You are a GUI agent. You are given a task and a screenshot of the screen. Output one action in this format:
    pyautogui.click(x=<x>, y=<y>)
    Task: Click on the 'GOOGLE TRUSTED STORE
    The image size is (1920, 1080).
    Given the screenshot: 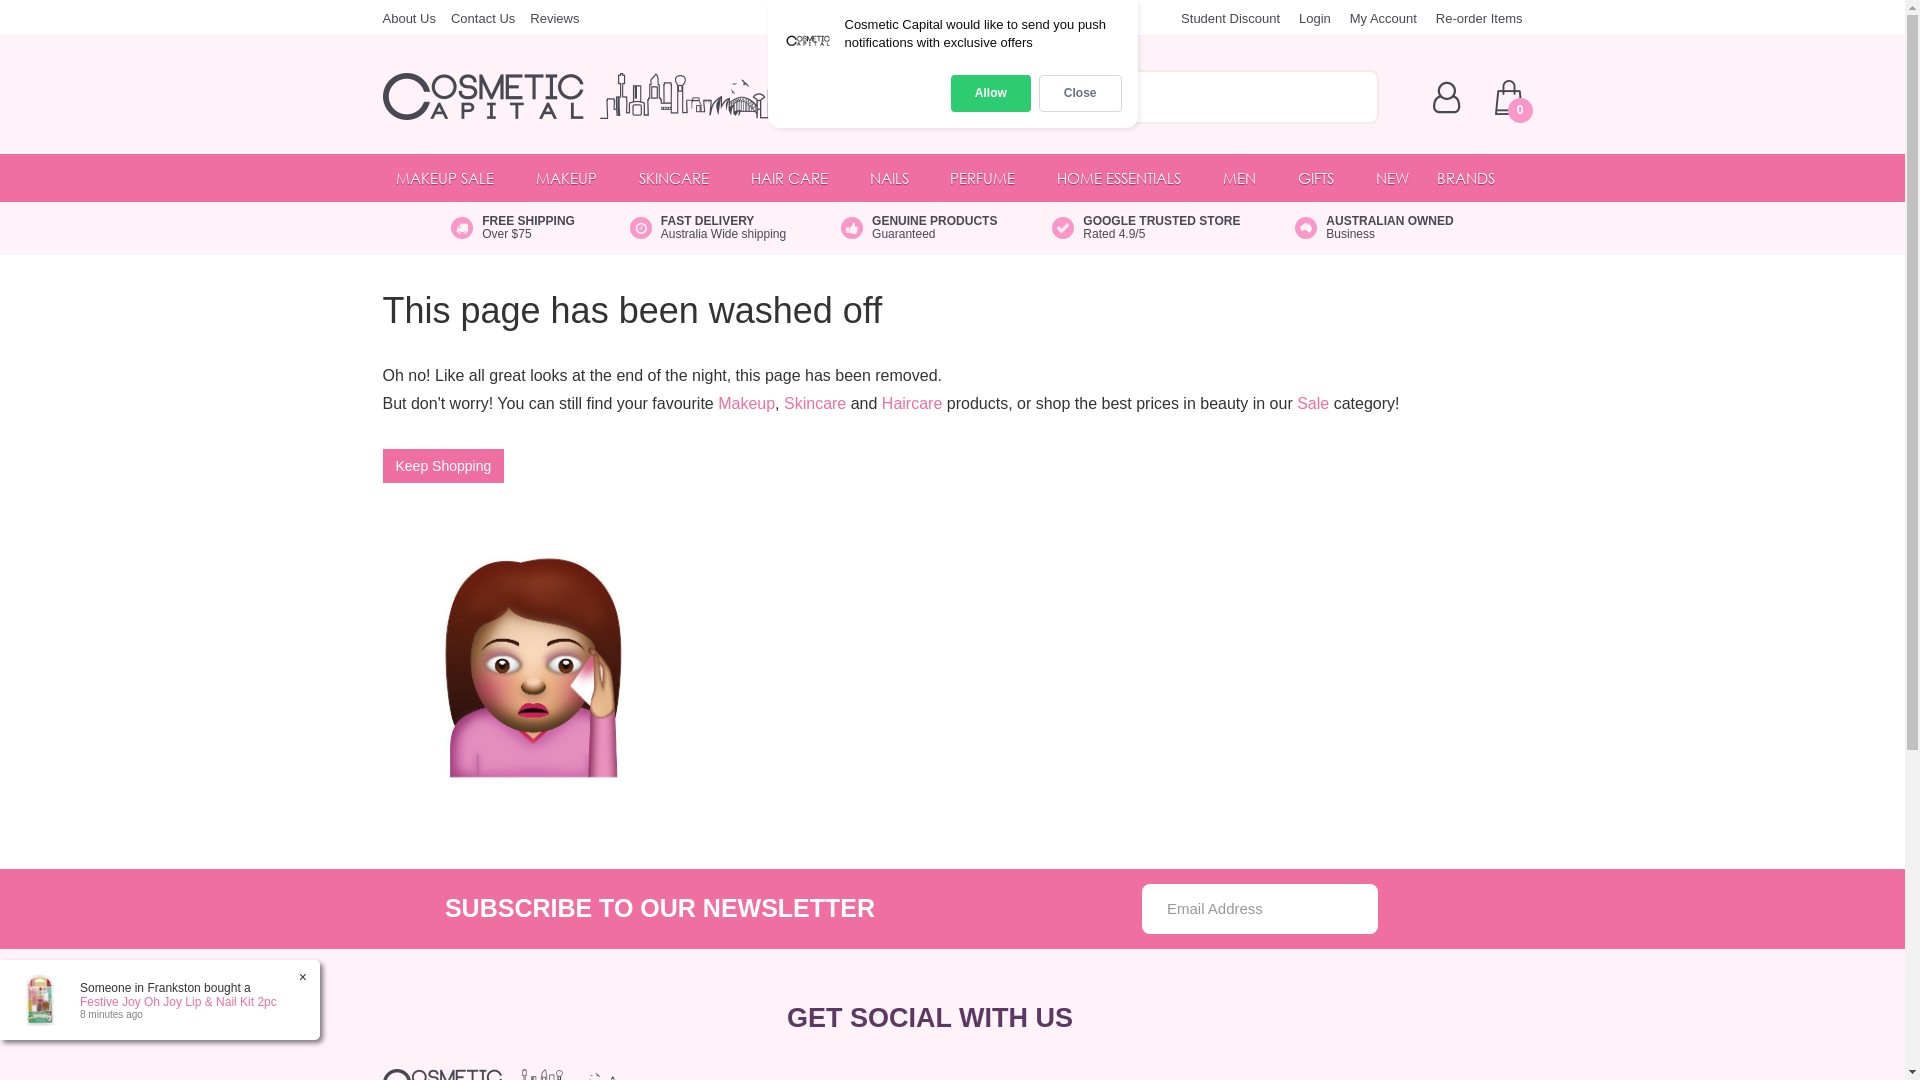 What is the action you would take?
    pyautogui.click(x=1146, y=226)
    